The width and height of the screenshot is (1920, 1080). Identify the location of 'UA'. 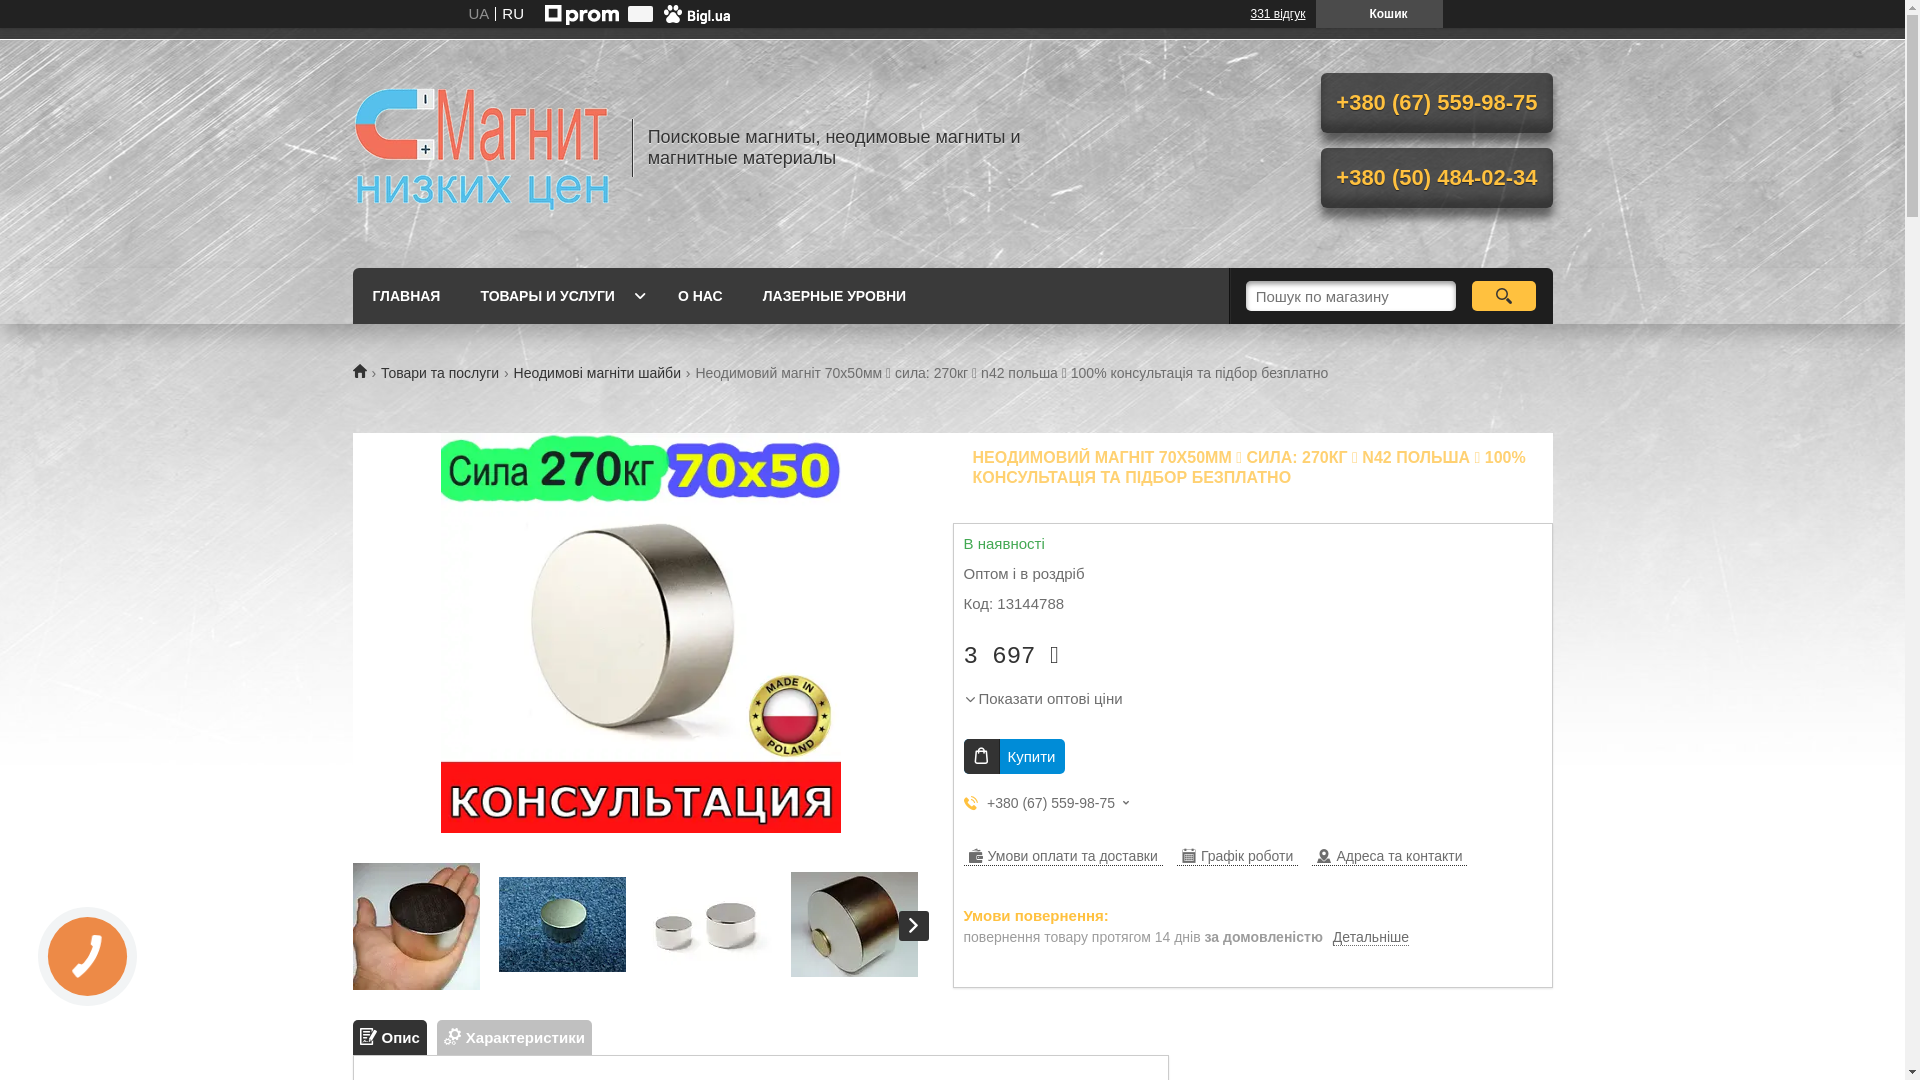
(477, 14).